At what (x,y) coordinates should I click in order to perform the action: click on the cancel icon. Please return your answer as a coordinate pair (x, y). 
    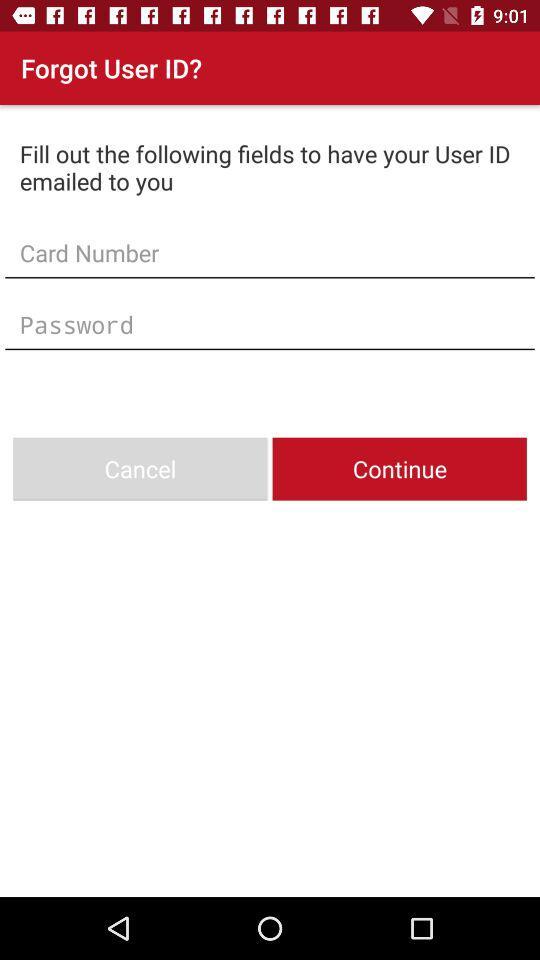
    Looking at the image, I should click on (139, 469).